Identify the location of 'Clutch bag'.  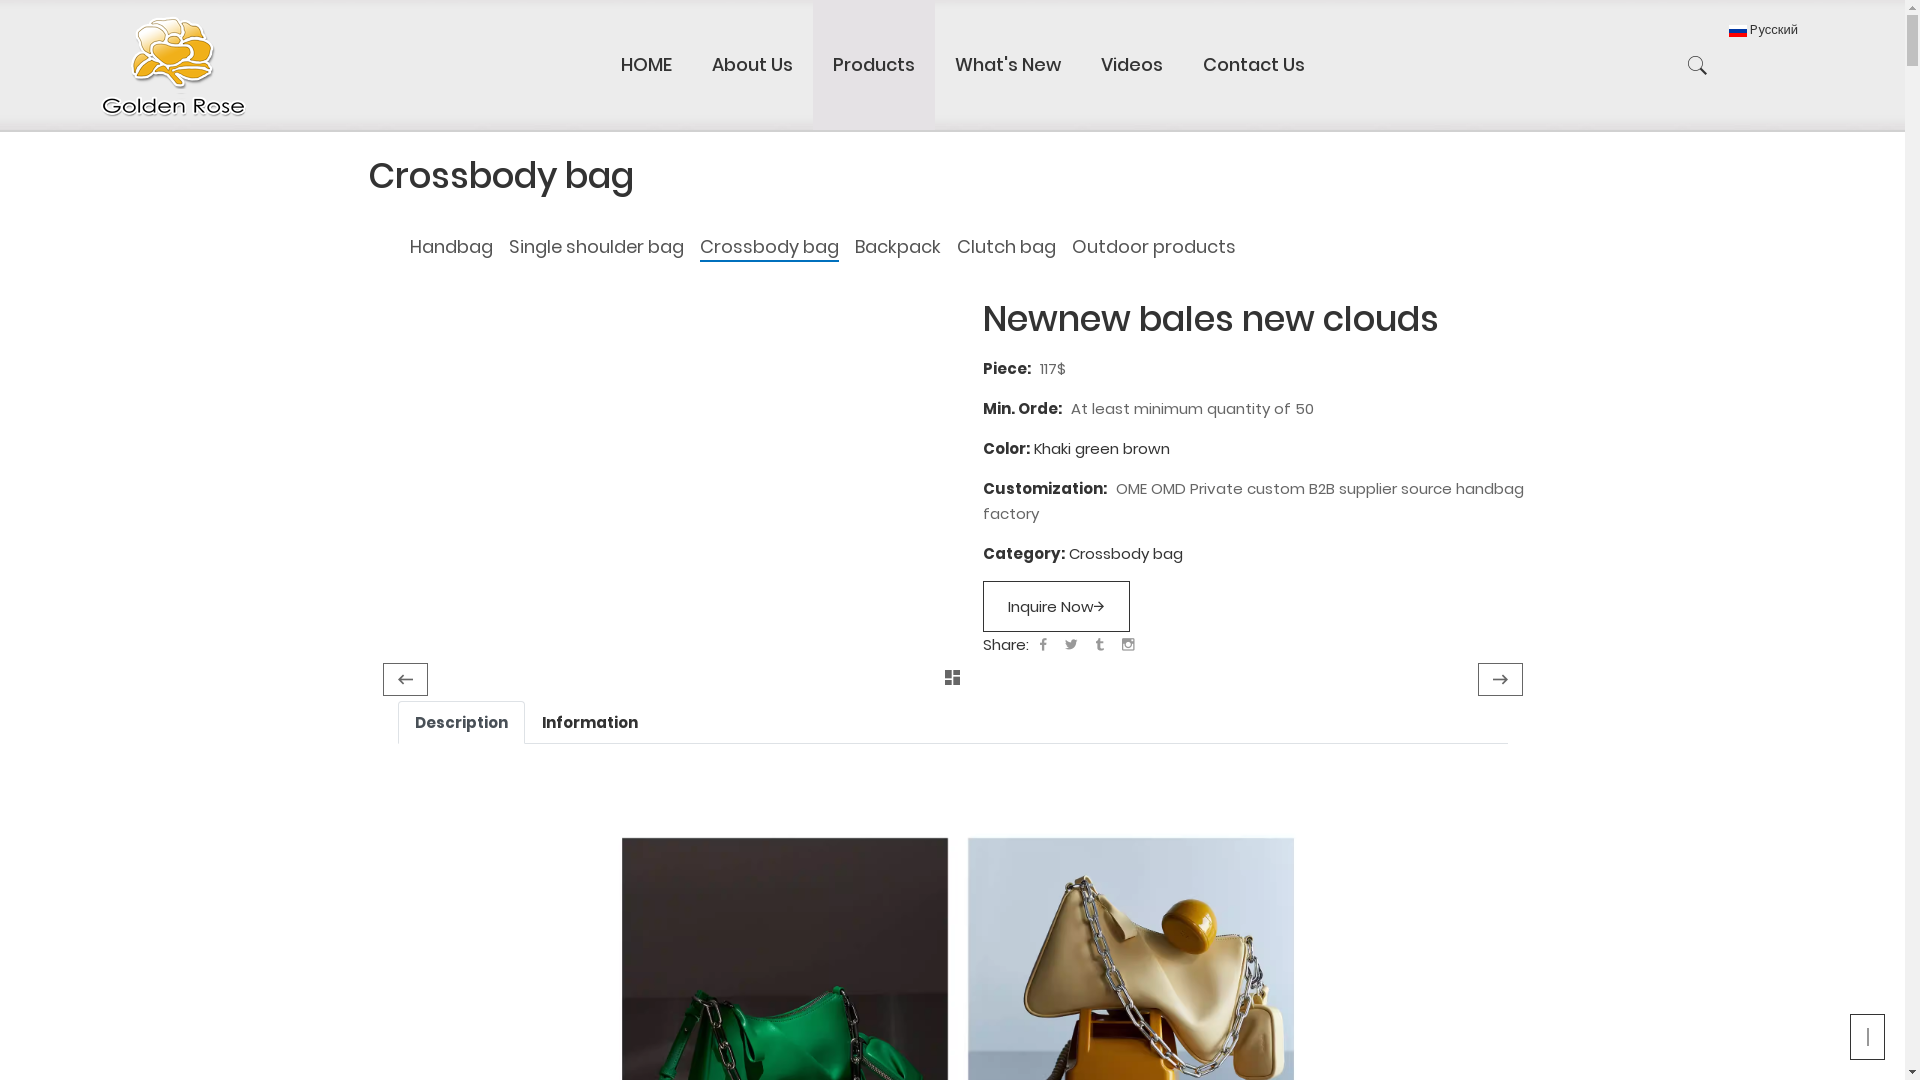
(1005, 245).